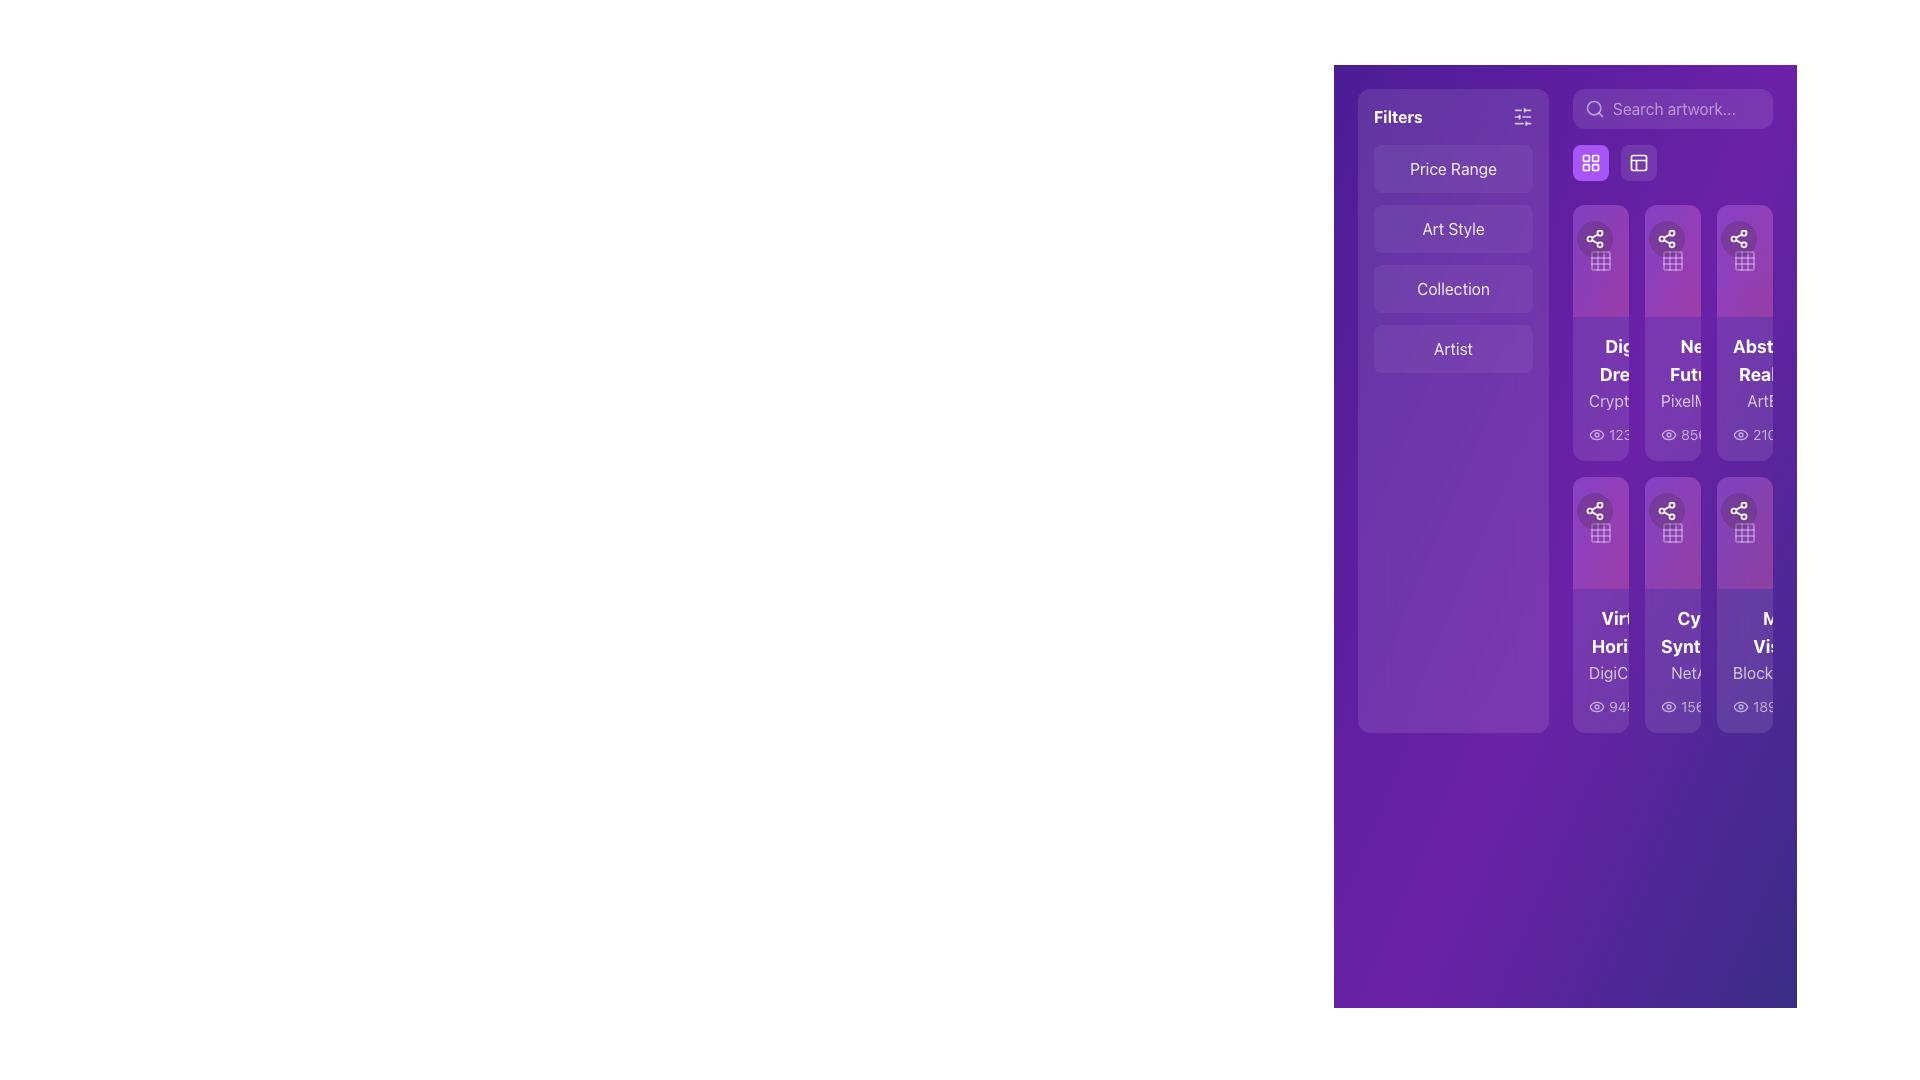 The image size is (1920, 1080). I want to click on the sharing button icon located in the middle of the top row of icons within the second card in the grid layout, so click(1645, 238).